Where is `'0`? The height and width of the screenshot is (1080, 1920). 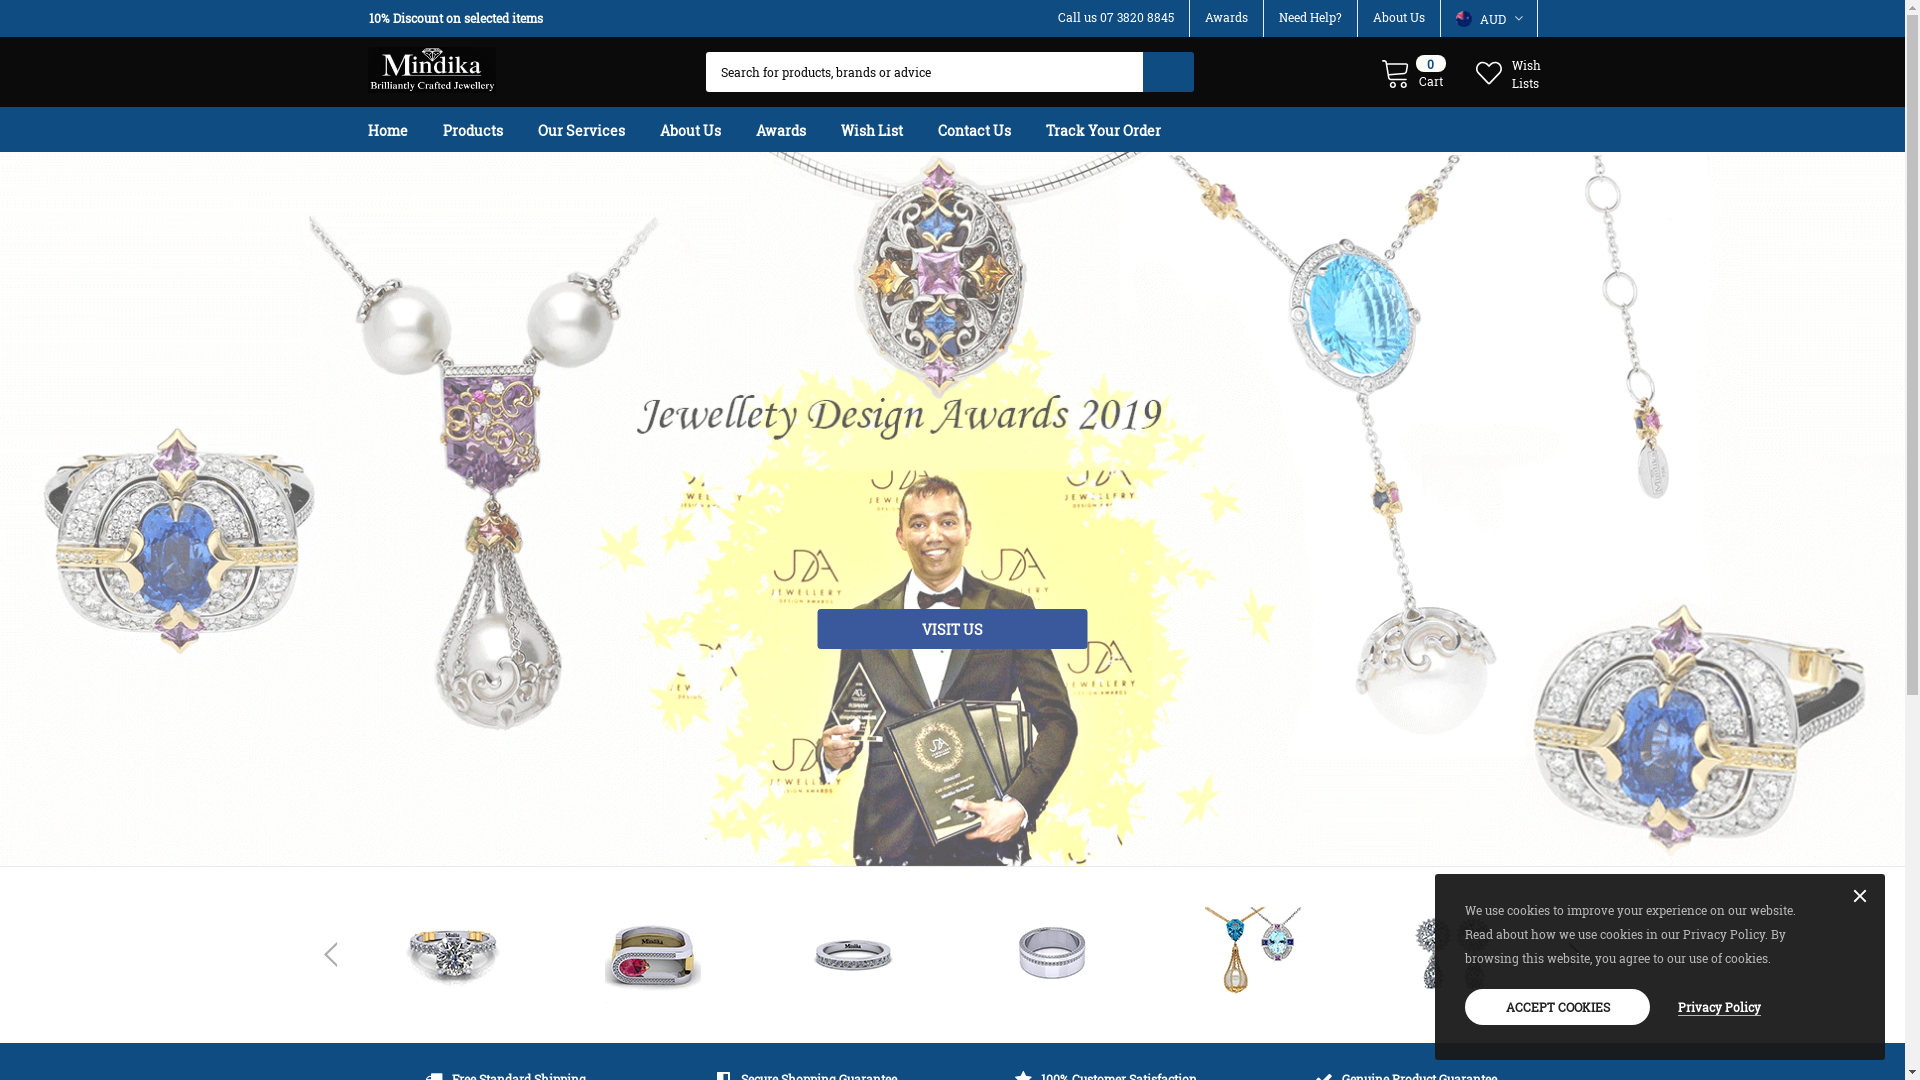 '0 is located at coordinates (1411, 71).